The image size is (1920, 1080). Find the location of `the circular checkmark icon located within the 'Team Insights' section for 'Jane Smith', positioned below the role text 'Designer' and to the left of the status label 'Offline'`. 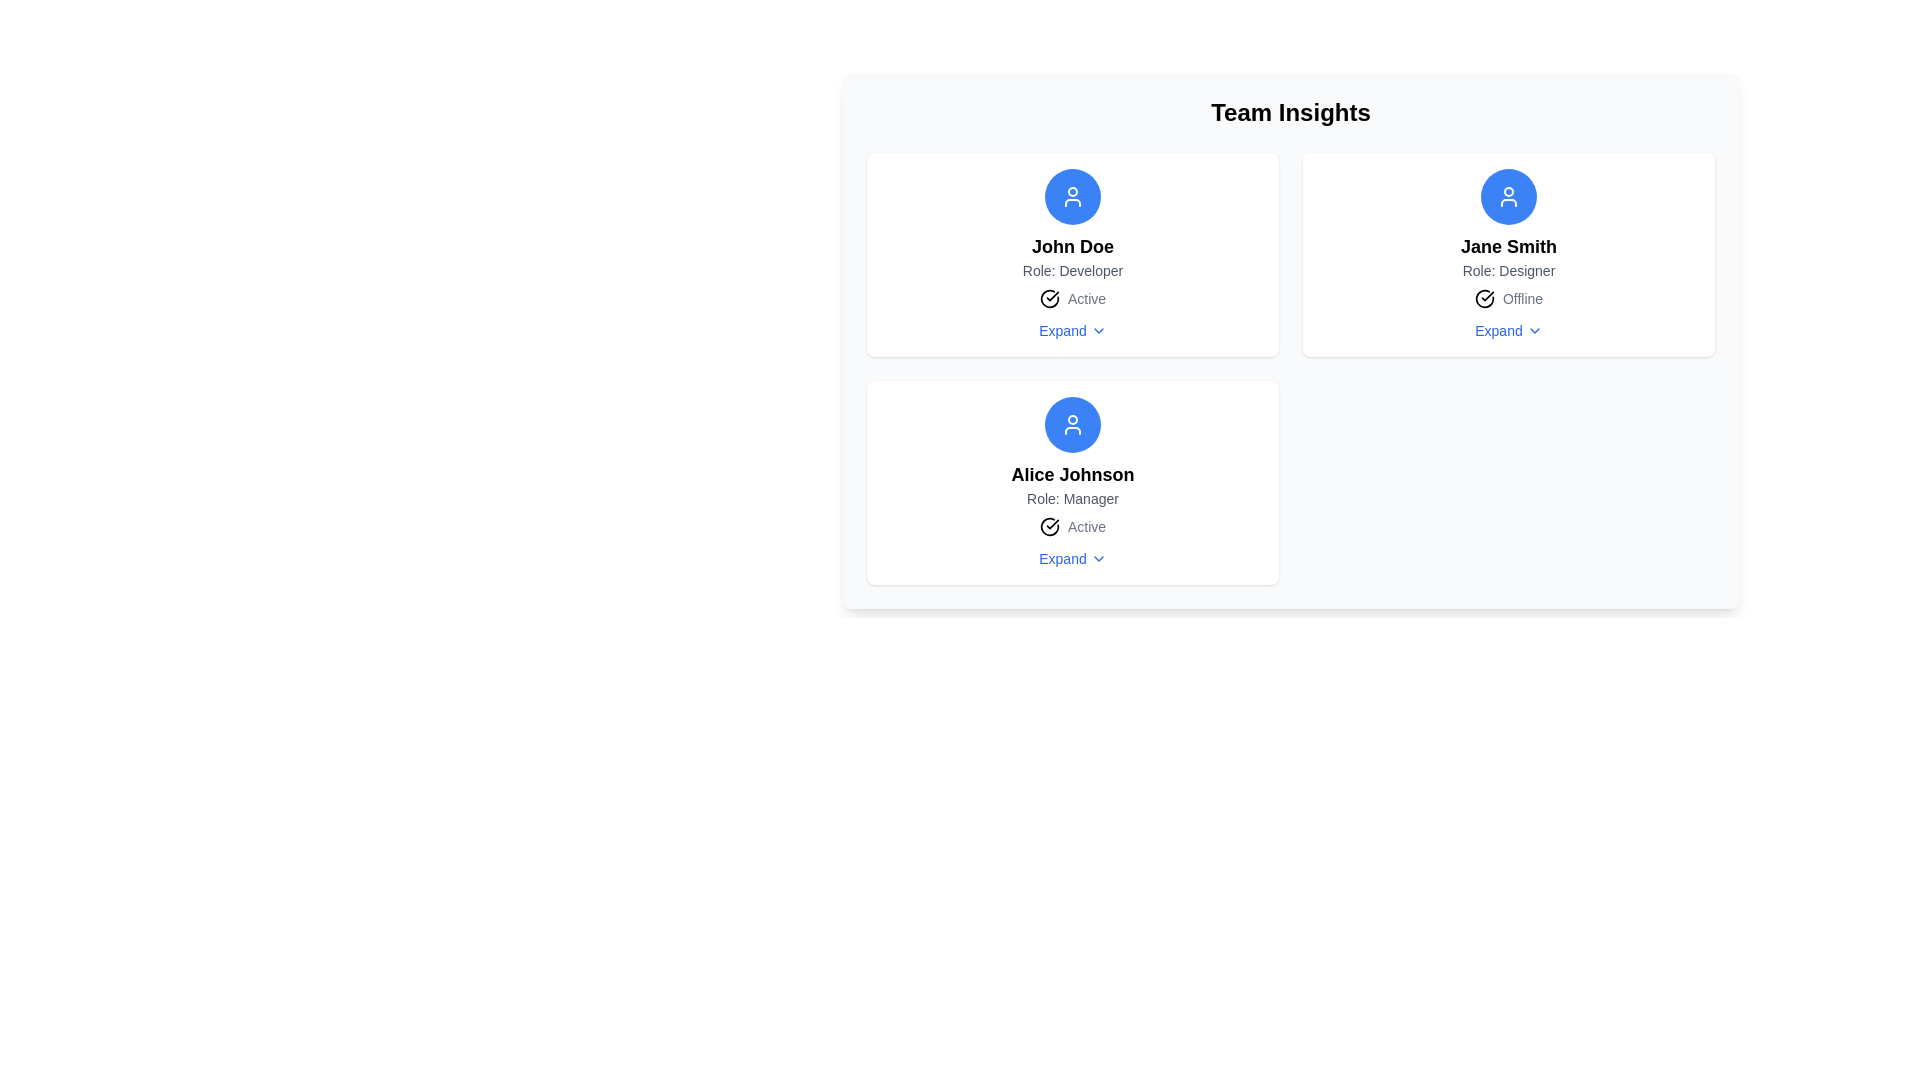

the circular checkmark icon located within the 'Team Insights' section for 'Jane Smith', positioned below the role text 'Designer' and to the left of the status label 'Offline' is located at coordinates (1484, 299).